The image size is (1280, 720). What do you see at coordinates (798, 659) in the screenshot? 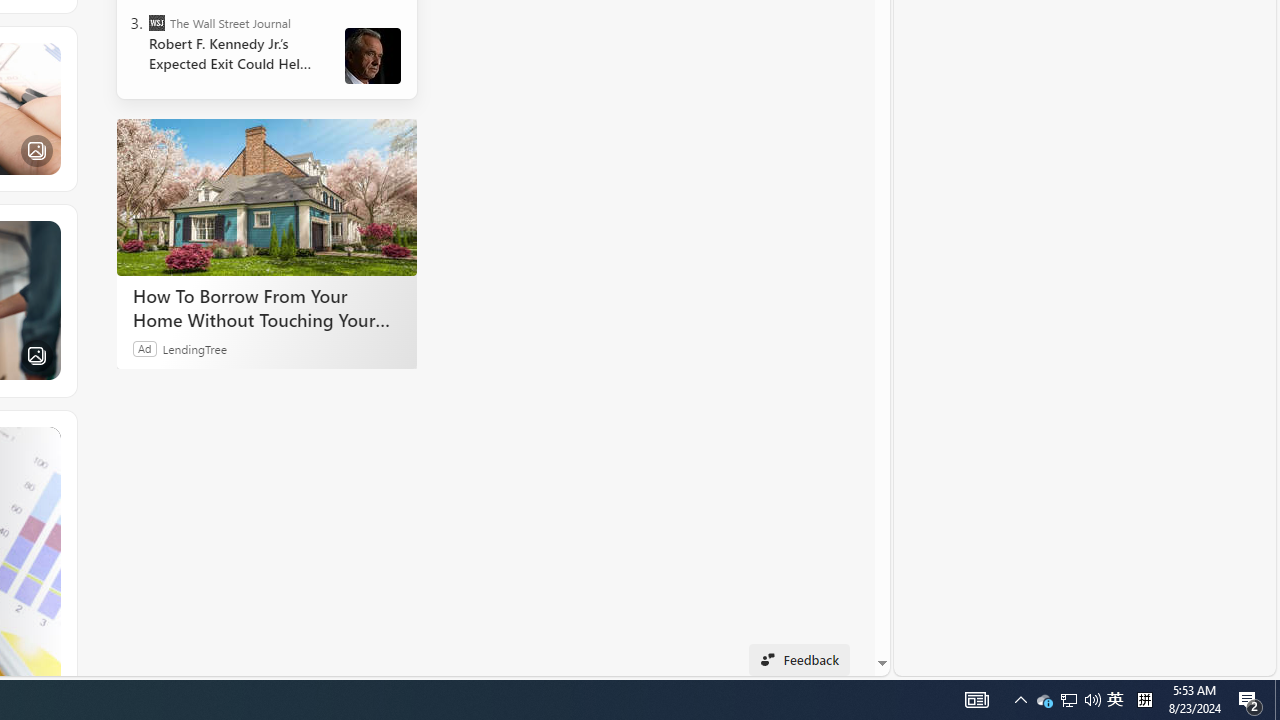
I see `'Feedback'` at bounding box center [798, 659].